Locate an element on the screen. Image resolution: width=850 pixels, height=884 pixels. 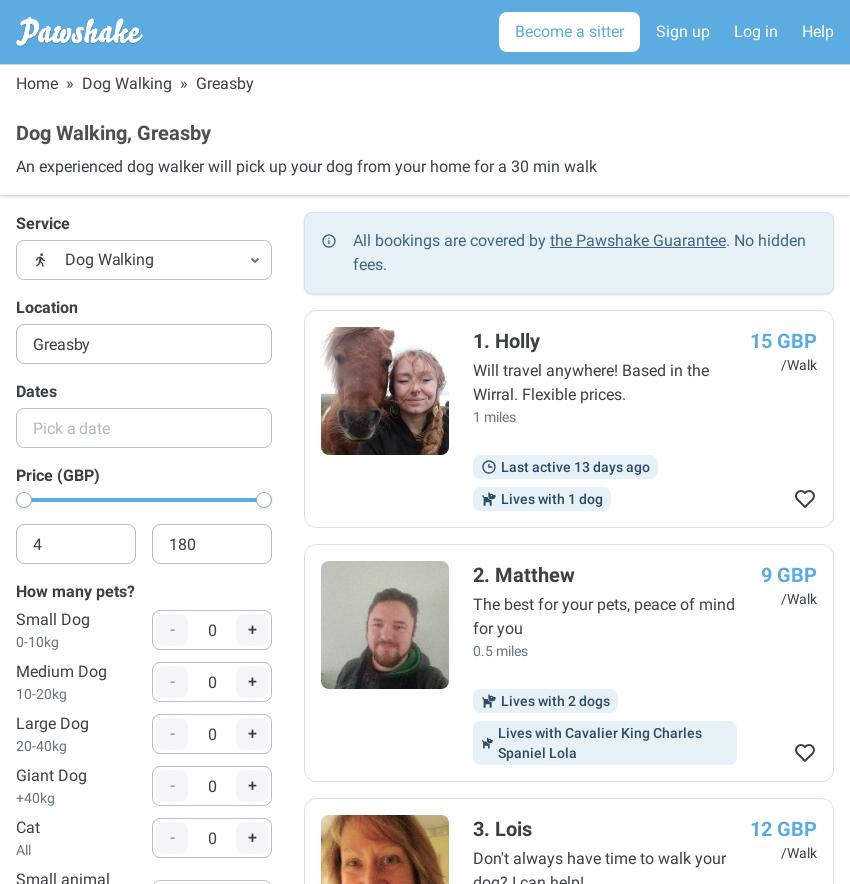
'Large Dog' is located at coordinates (52, 722).